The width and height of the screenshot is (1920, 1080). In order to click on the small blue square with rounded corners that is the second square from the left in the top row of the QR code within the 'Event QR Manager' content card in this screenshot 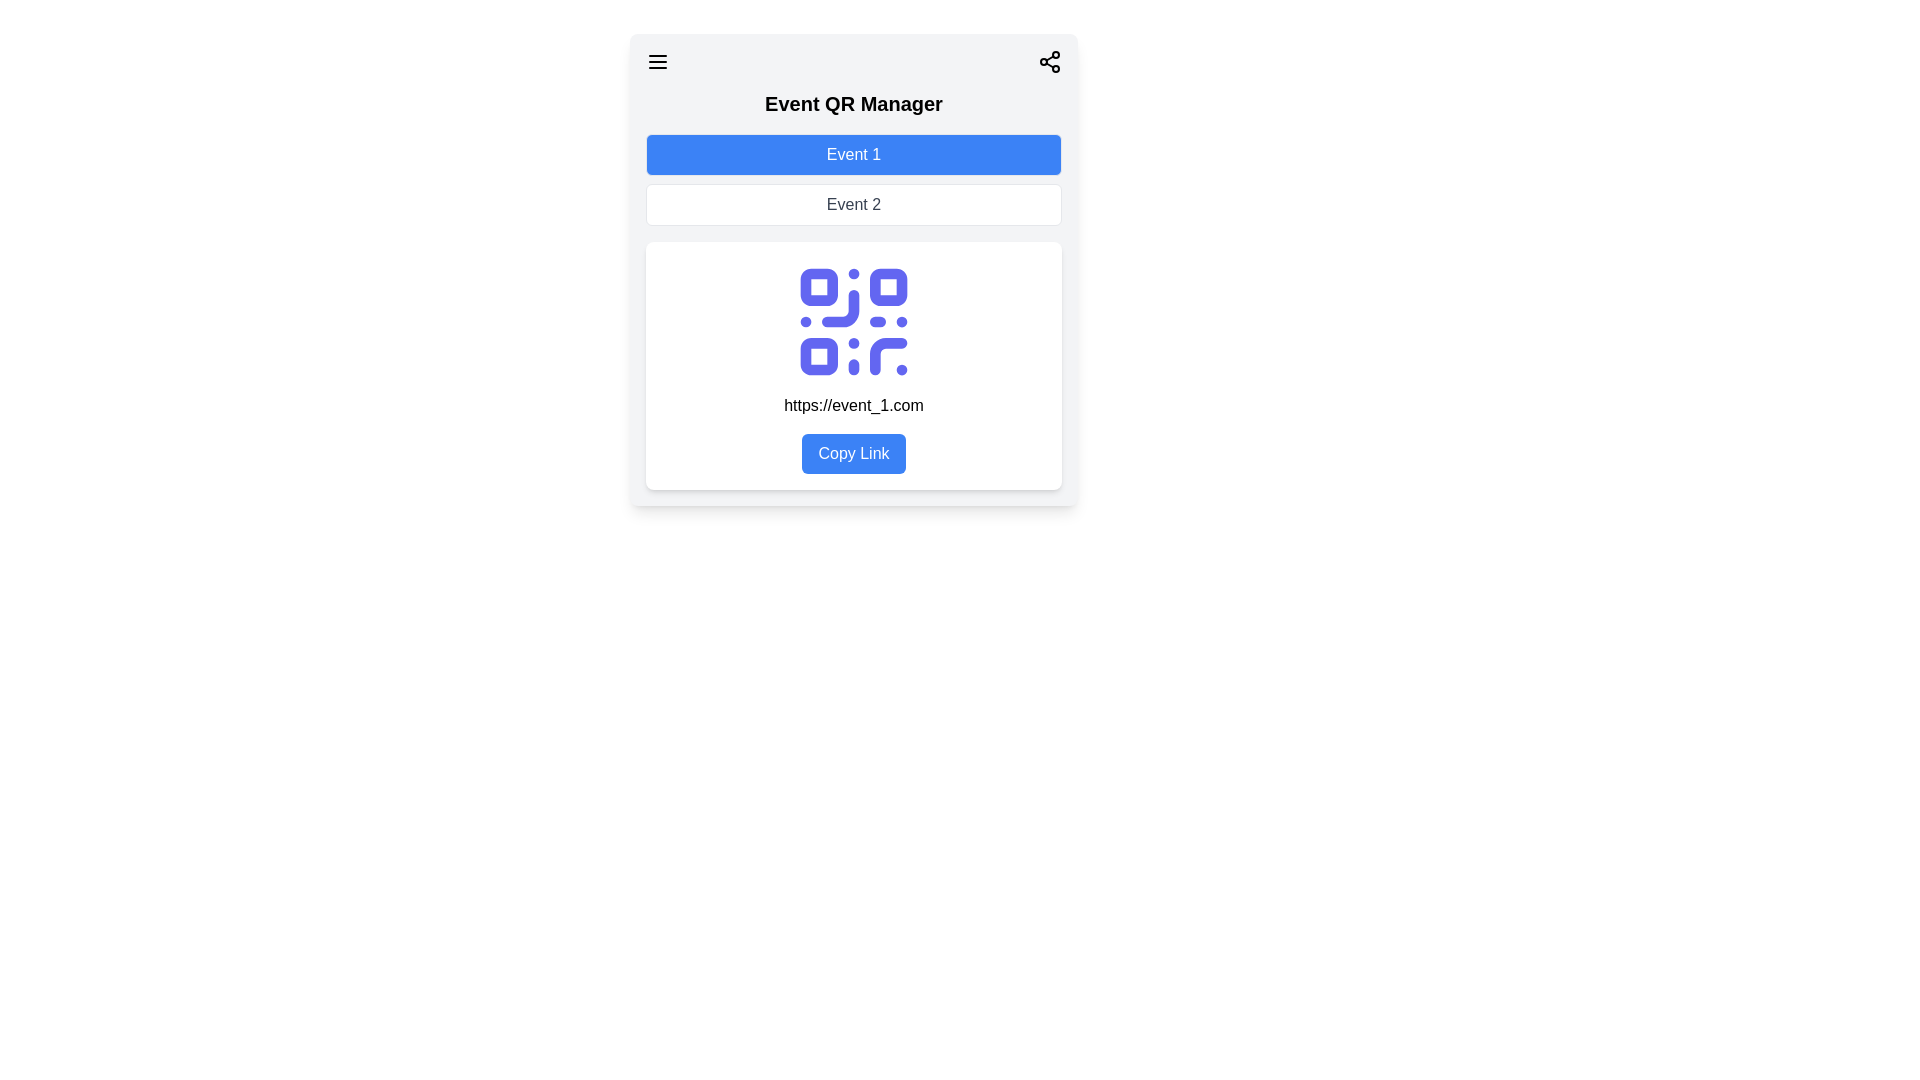, I will do `click(887, 287)`.